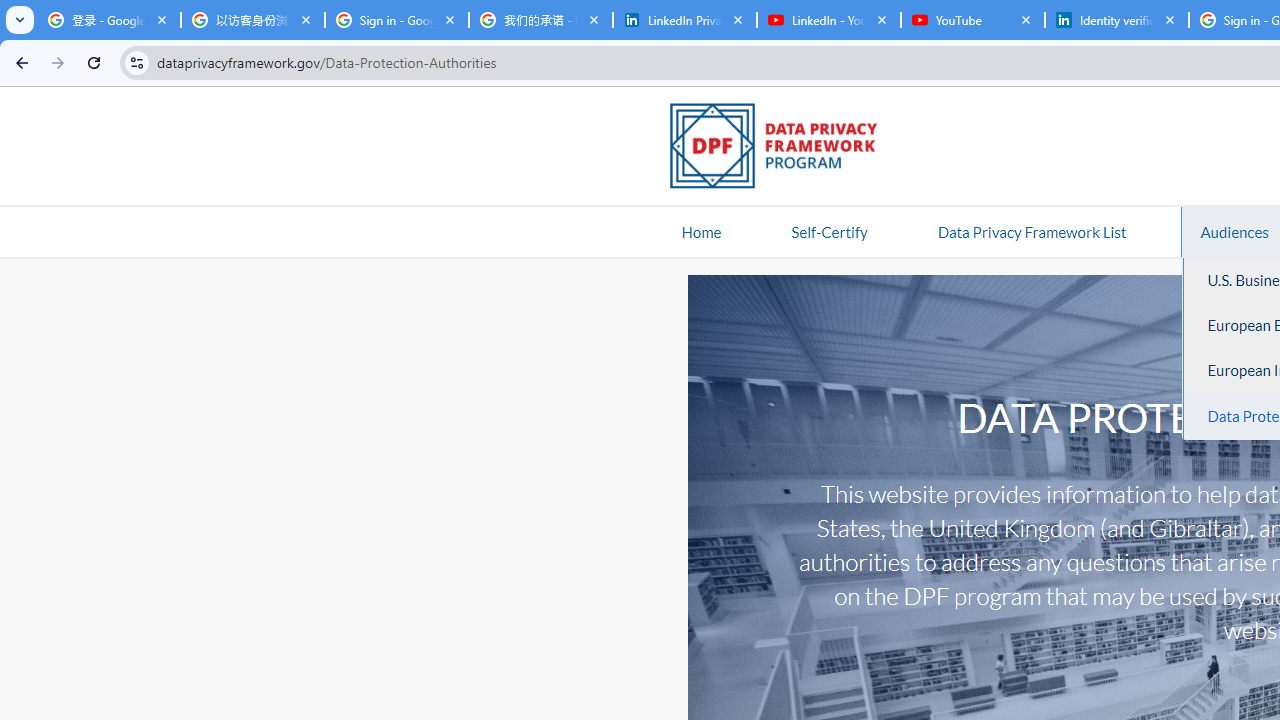 Image resolution: width=1280 pixels, height=720 pixels. Describe the element at coordinates (701, 230) in the screenshot. I see `'Home'` at that location.